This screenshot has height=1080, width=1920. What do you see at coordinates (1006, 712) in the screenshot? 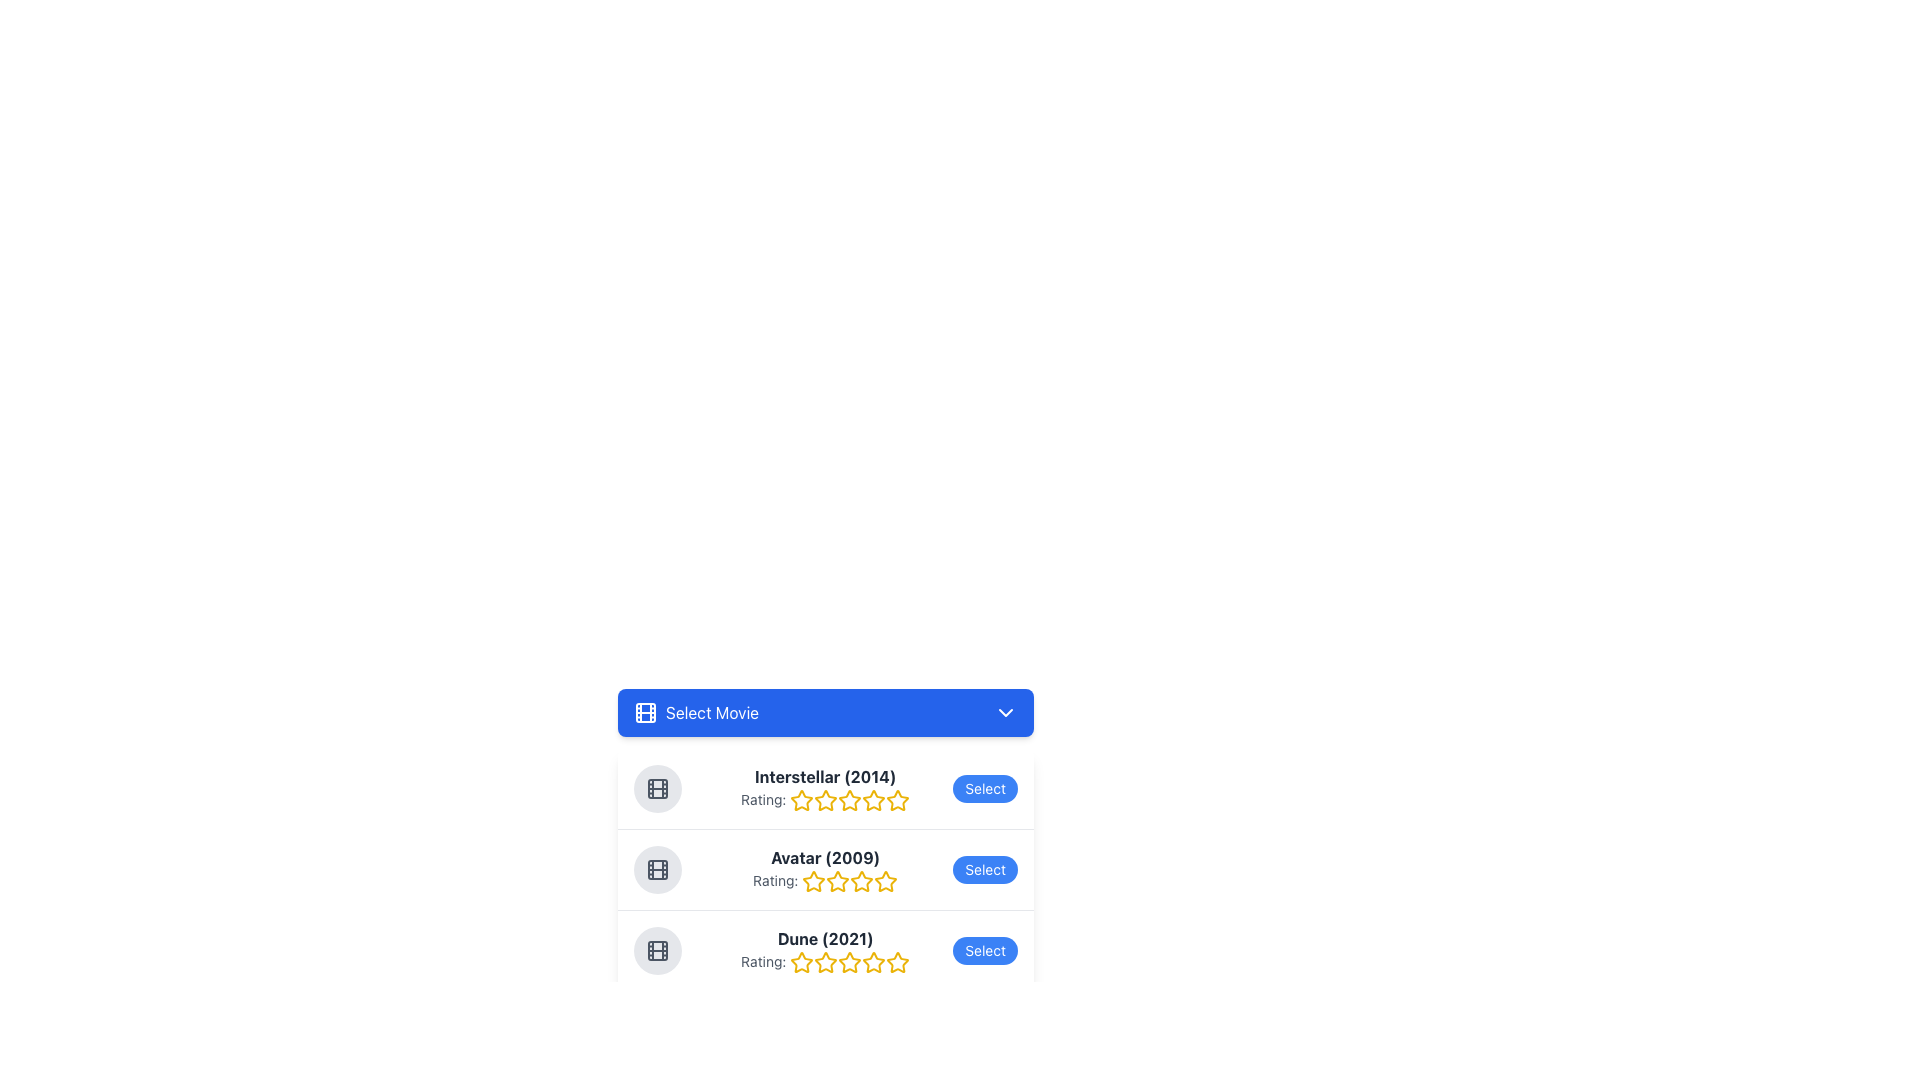
I see `the toggle icon located at the rightmost edge of the 'Select Movie' section` at bounding box center [1006, 712].